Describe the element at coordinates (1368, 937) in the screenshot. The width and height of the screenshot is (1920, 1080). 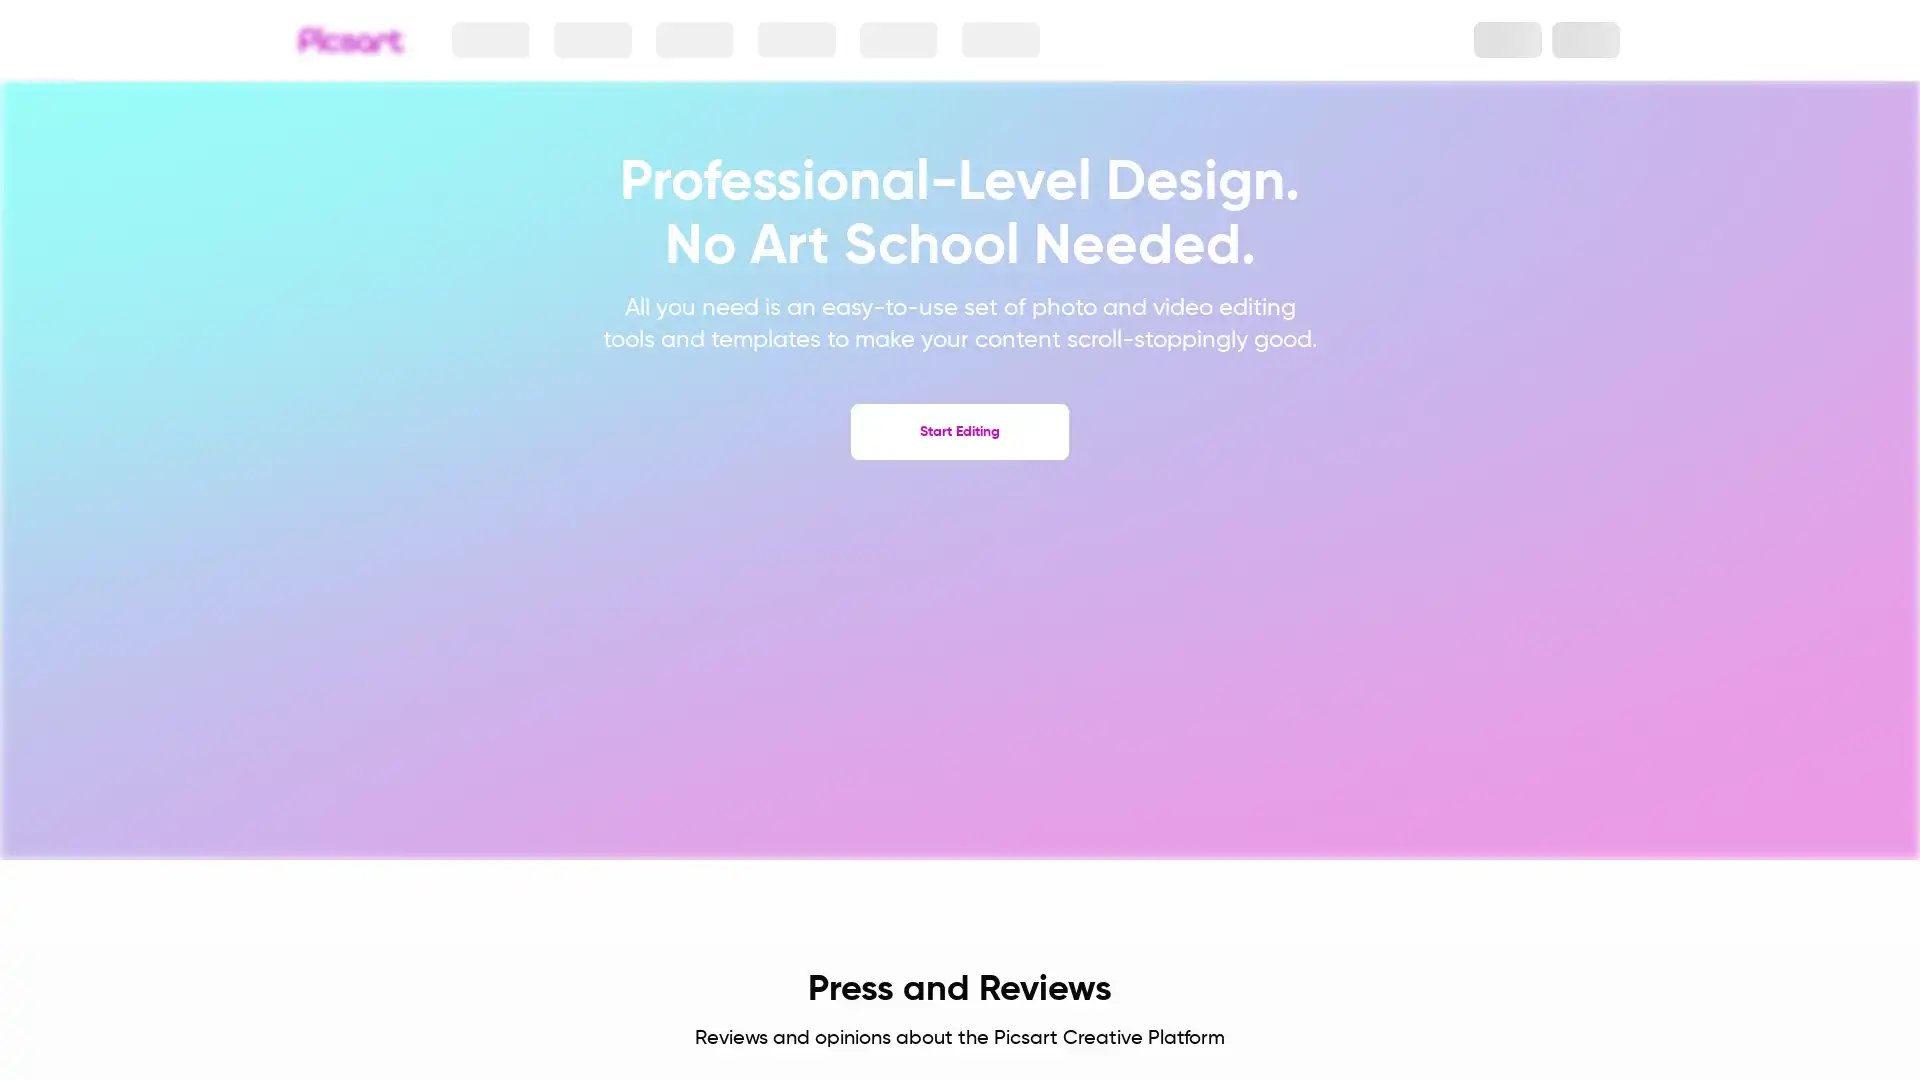
I see `Accept All Cookies` at that location.